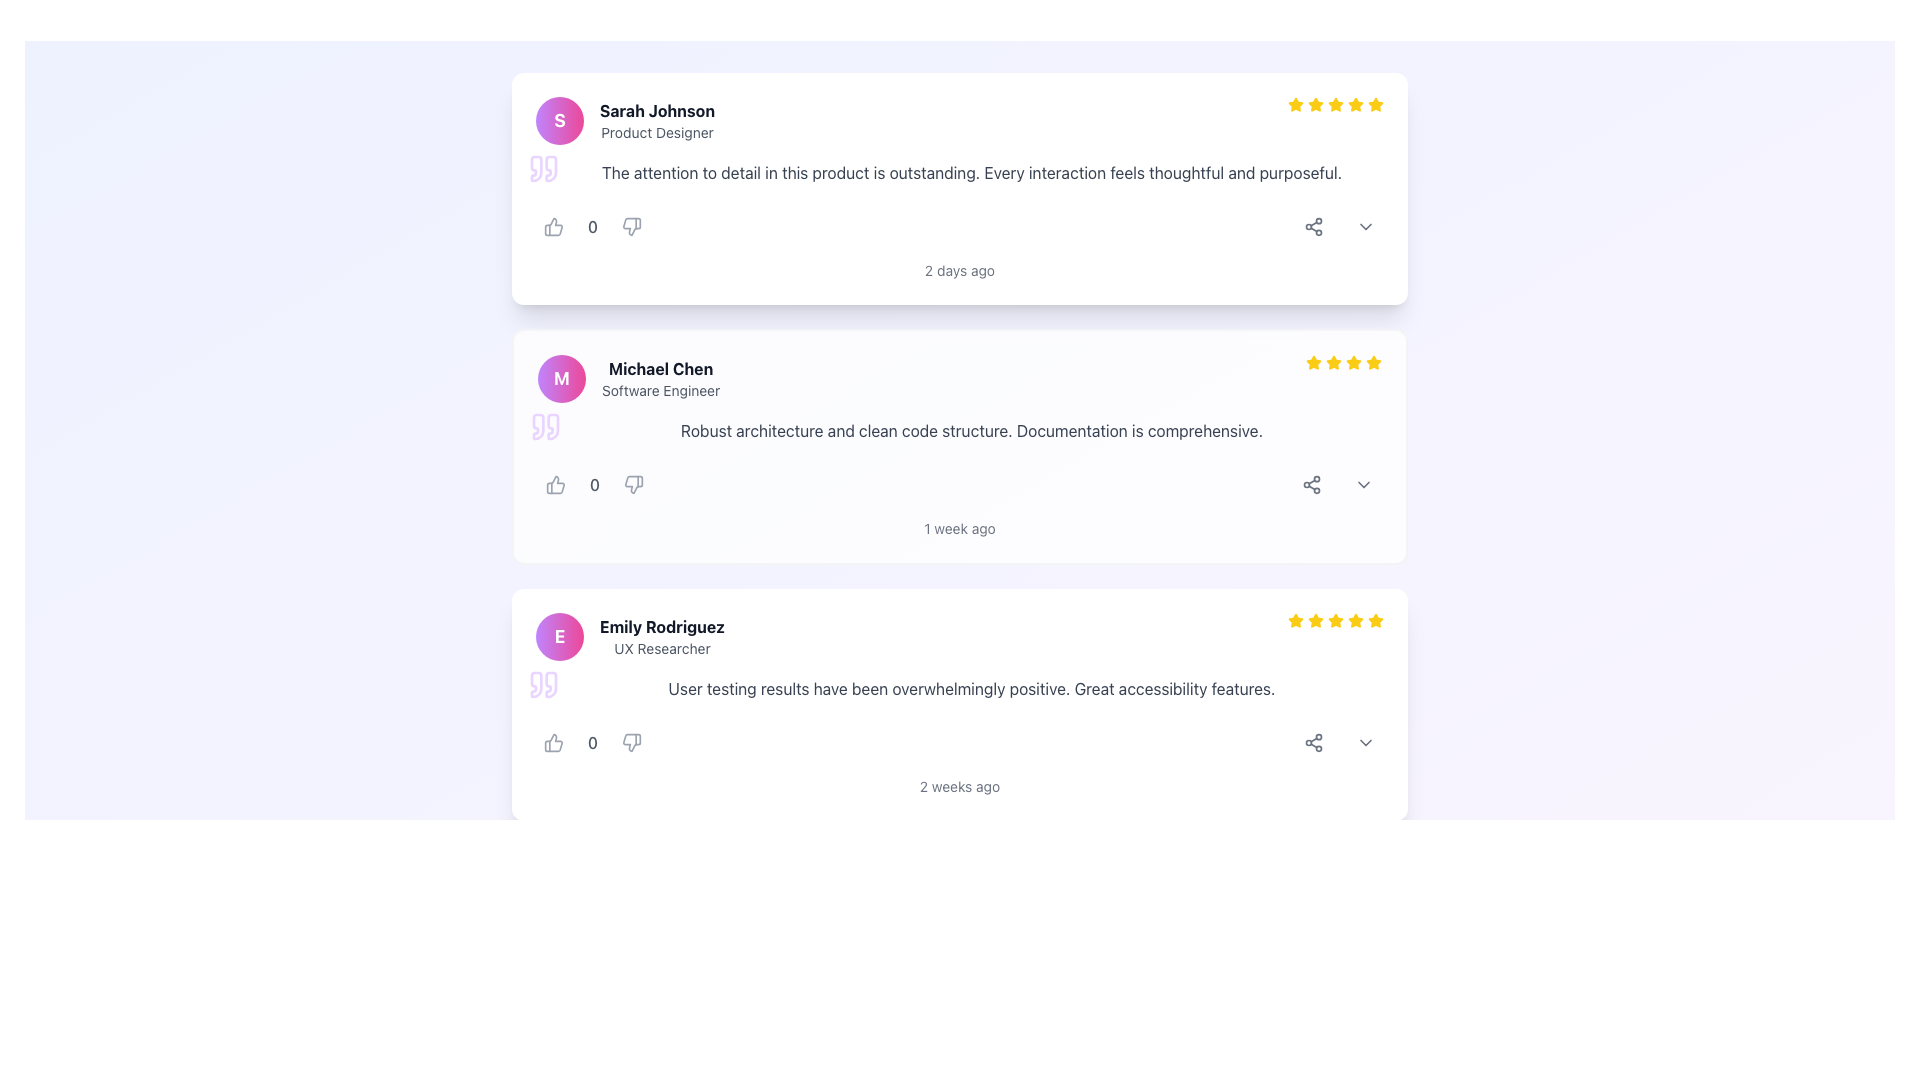 The height and width of the screenshot is (1080, 1920). Describe the element at coordinates (960, 189) in the screenshot. I see `review content displayed in the first feedback card, which includes the user's name, role, feedback, and a timestamp indicating '2 days ago'` at that location.